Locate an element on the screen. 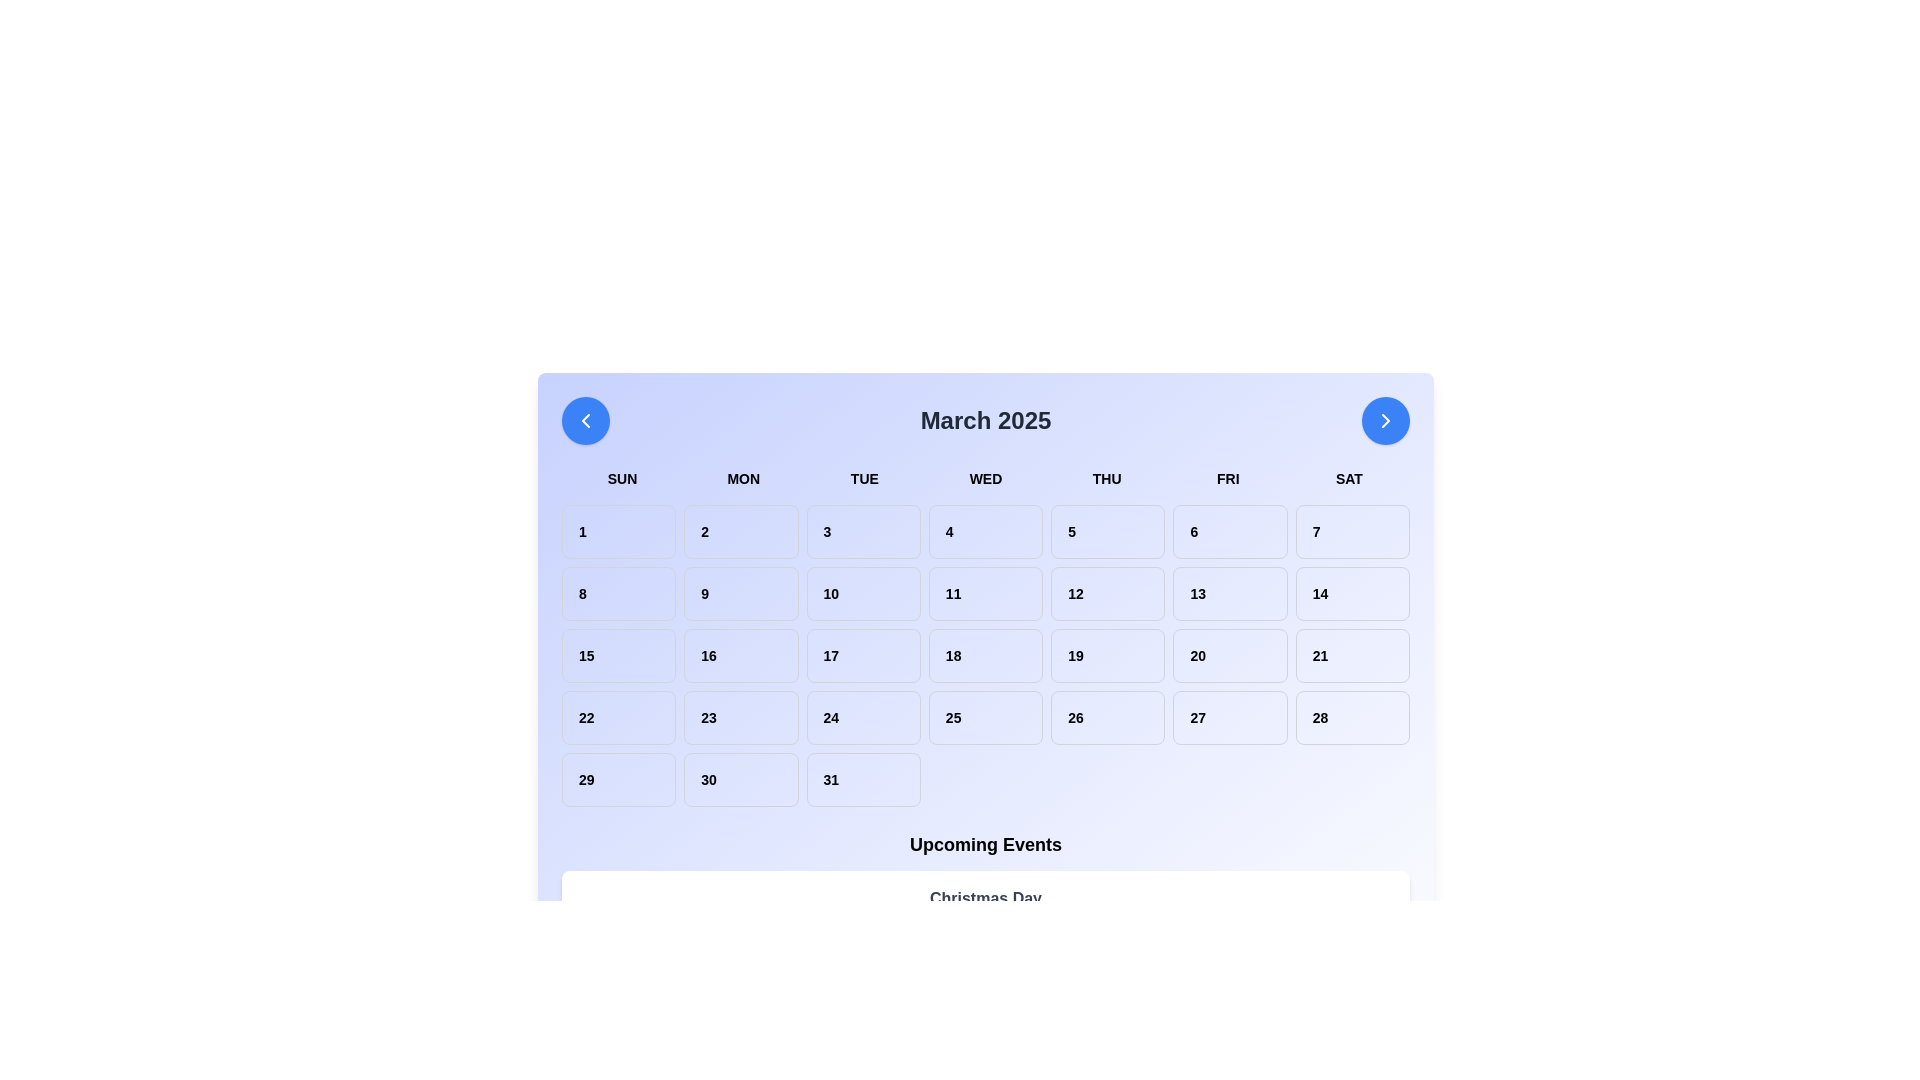 The width and height of the screenshot is (1920, 1080). styling of the text label indicating the date, specifically the number for Wednesday, March 25th, 2025, located in the calendar interface is located at coordinates (985, 716).